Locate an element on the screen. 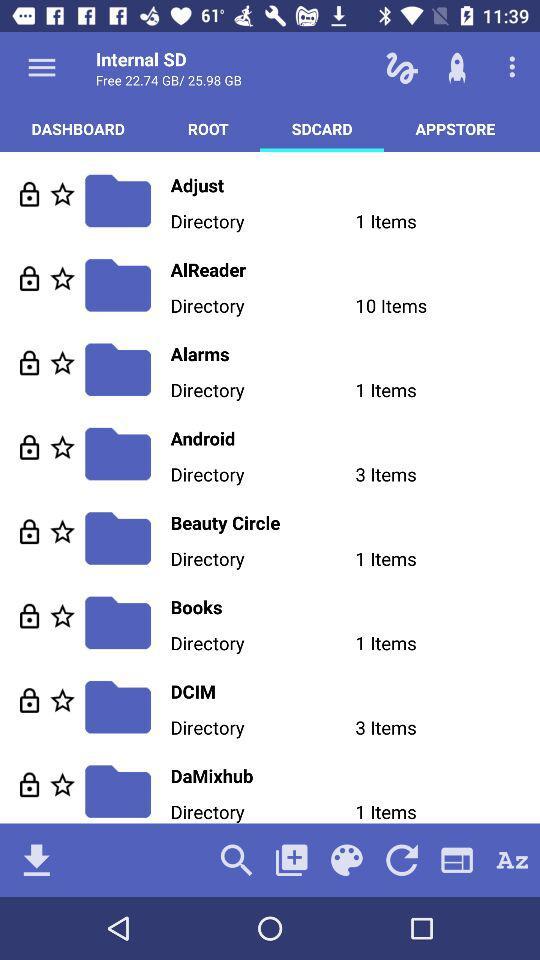  folder lock button is located at coordinates (28, 361).